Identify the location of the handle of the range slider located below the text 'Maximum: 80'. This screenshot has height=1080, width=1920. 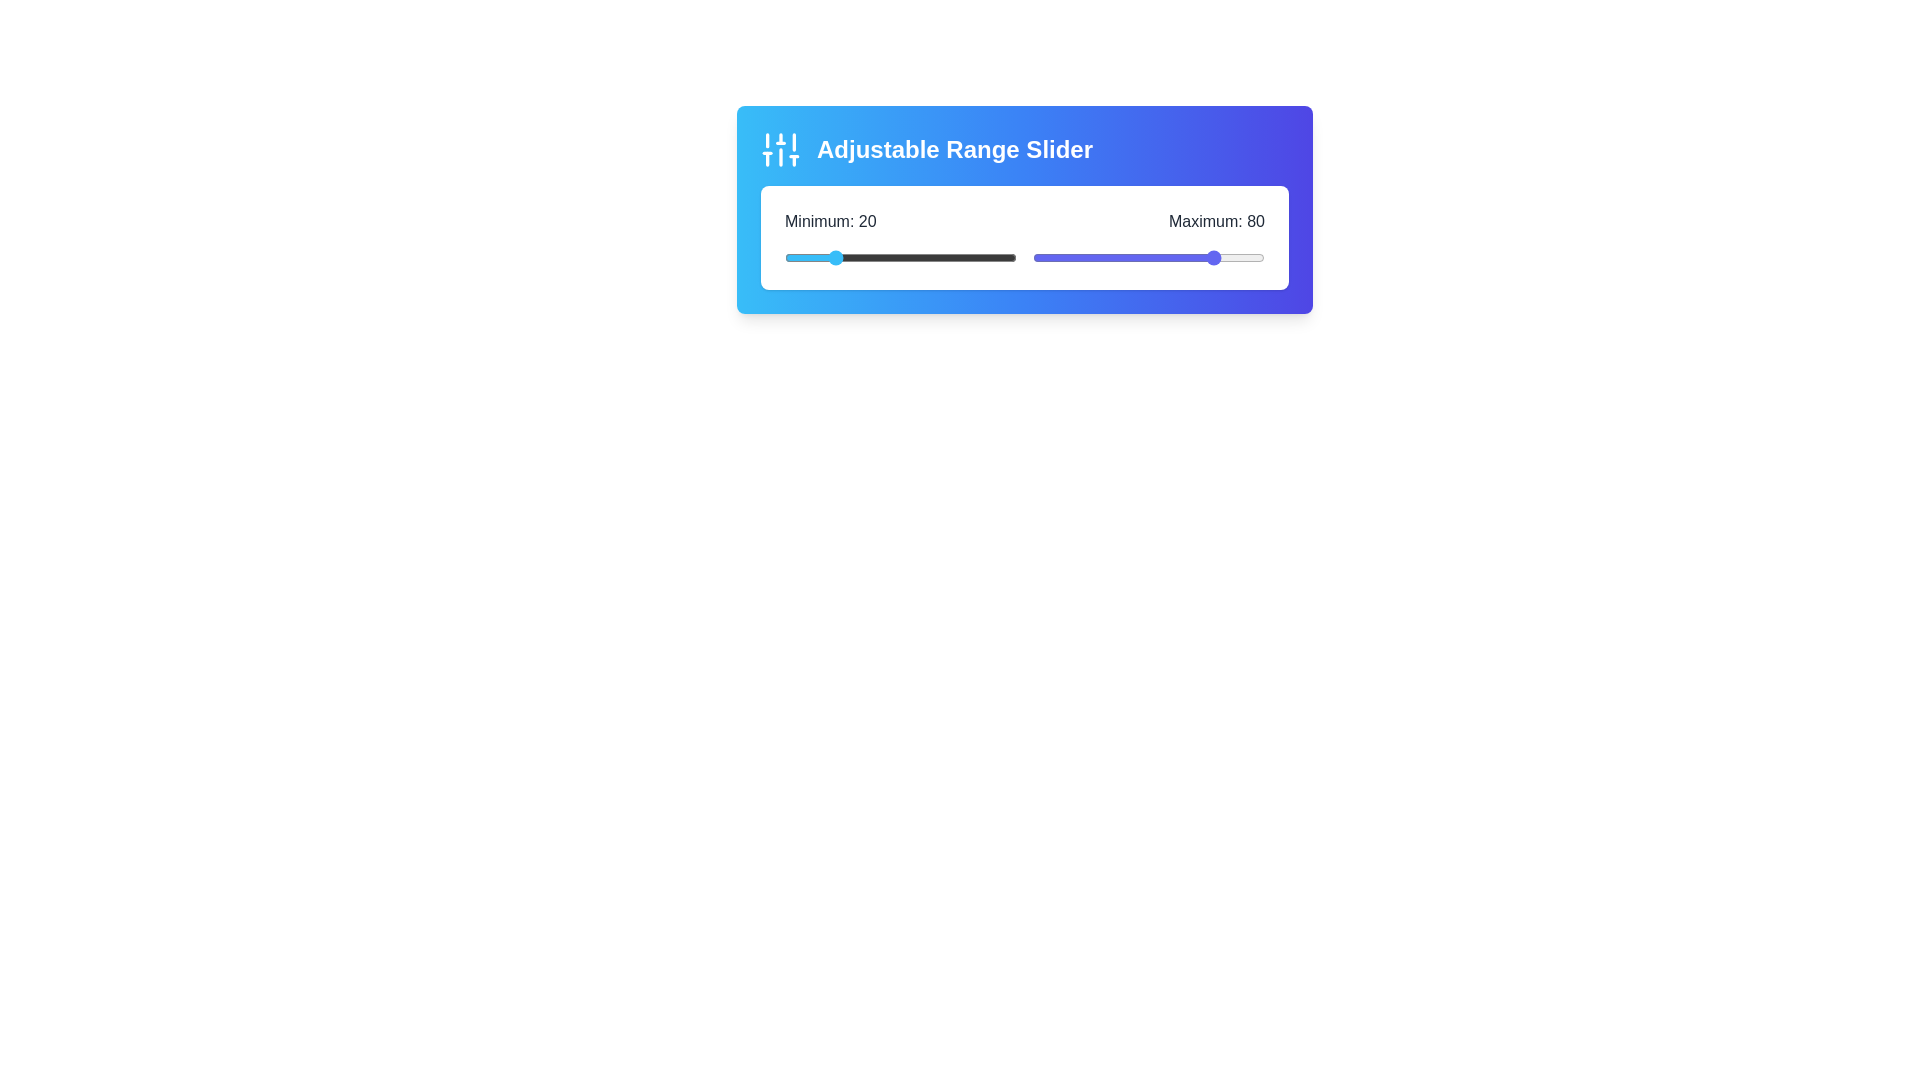
(1148, 257).